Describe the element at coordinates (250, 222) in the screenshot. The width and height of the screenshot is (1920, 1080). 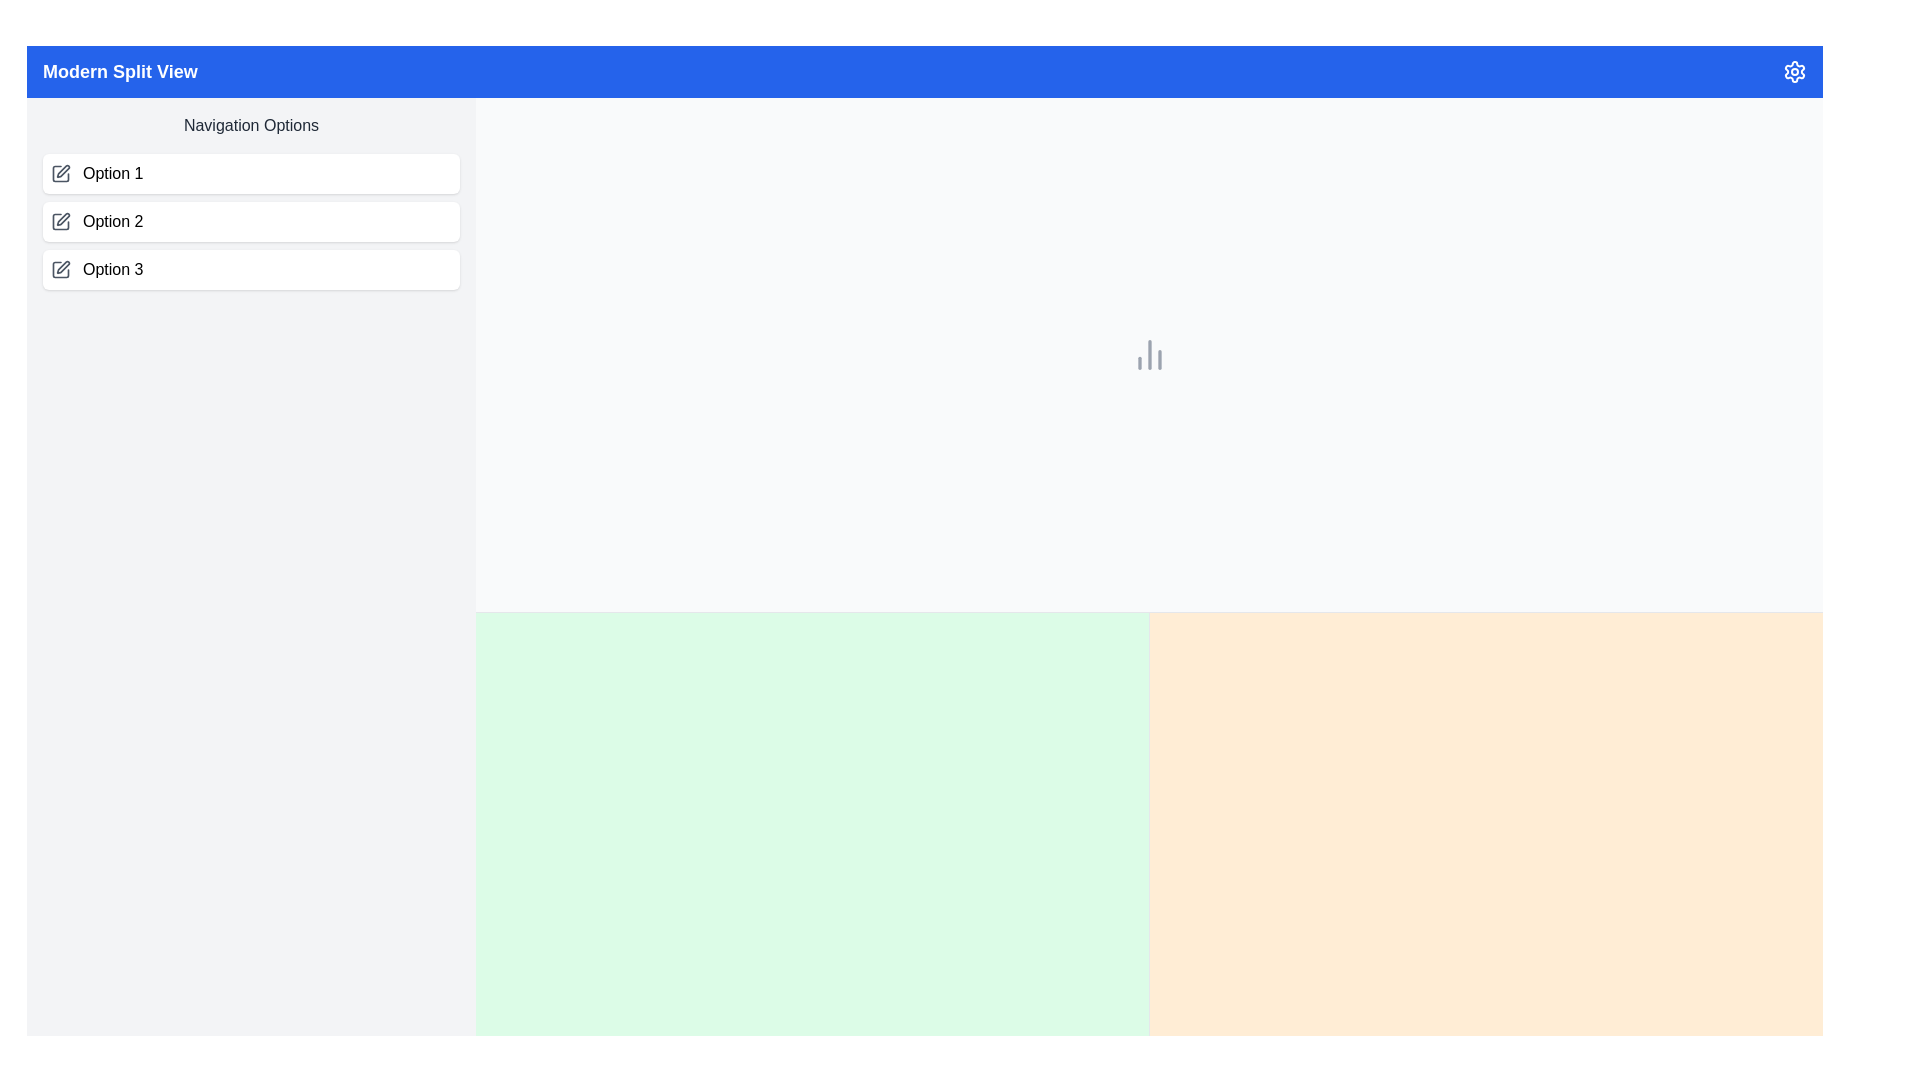
I see `the second button labeled 'Option 2' in the vertical button group located in the left sidebar below 'Navigation Options'` at that location.